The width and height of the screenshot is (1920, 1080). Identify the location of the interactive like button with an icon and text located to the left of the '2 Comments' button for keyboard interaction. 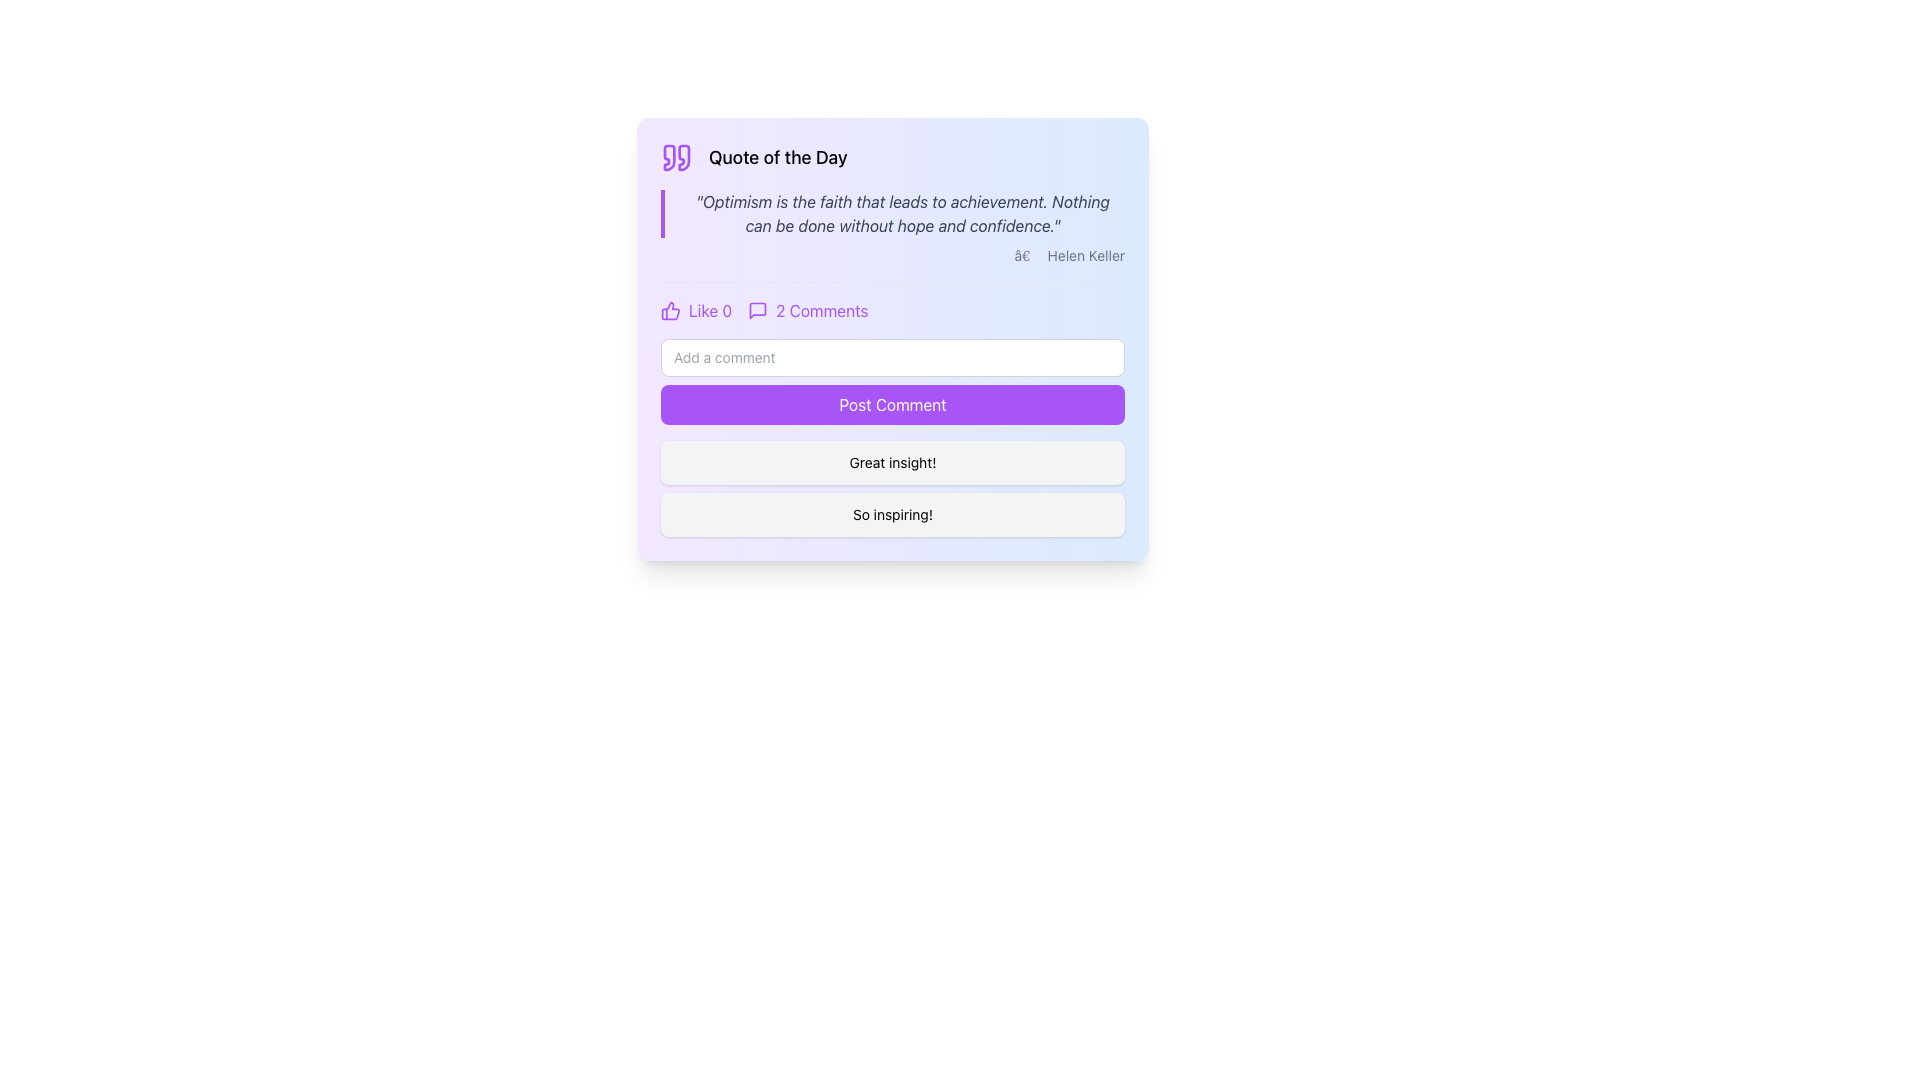
(696, 311).